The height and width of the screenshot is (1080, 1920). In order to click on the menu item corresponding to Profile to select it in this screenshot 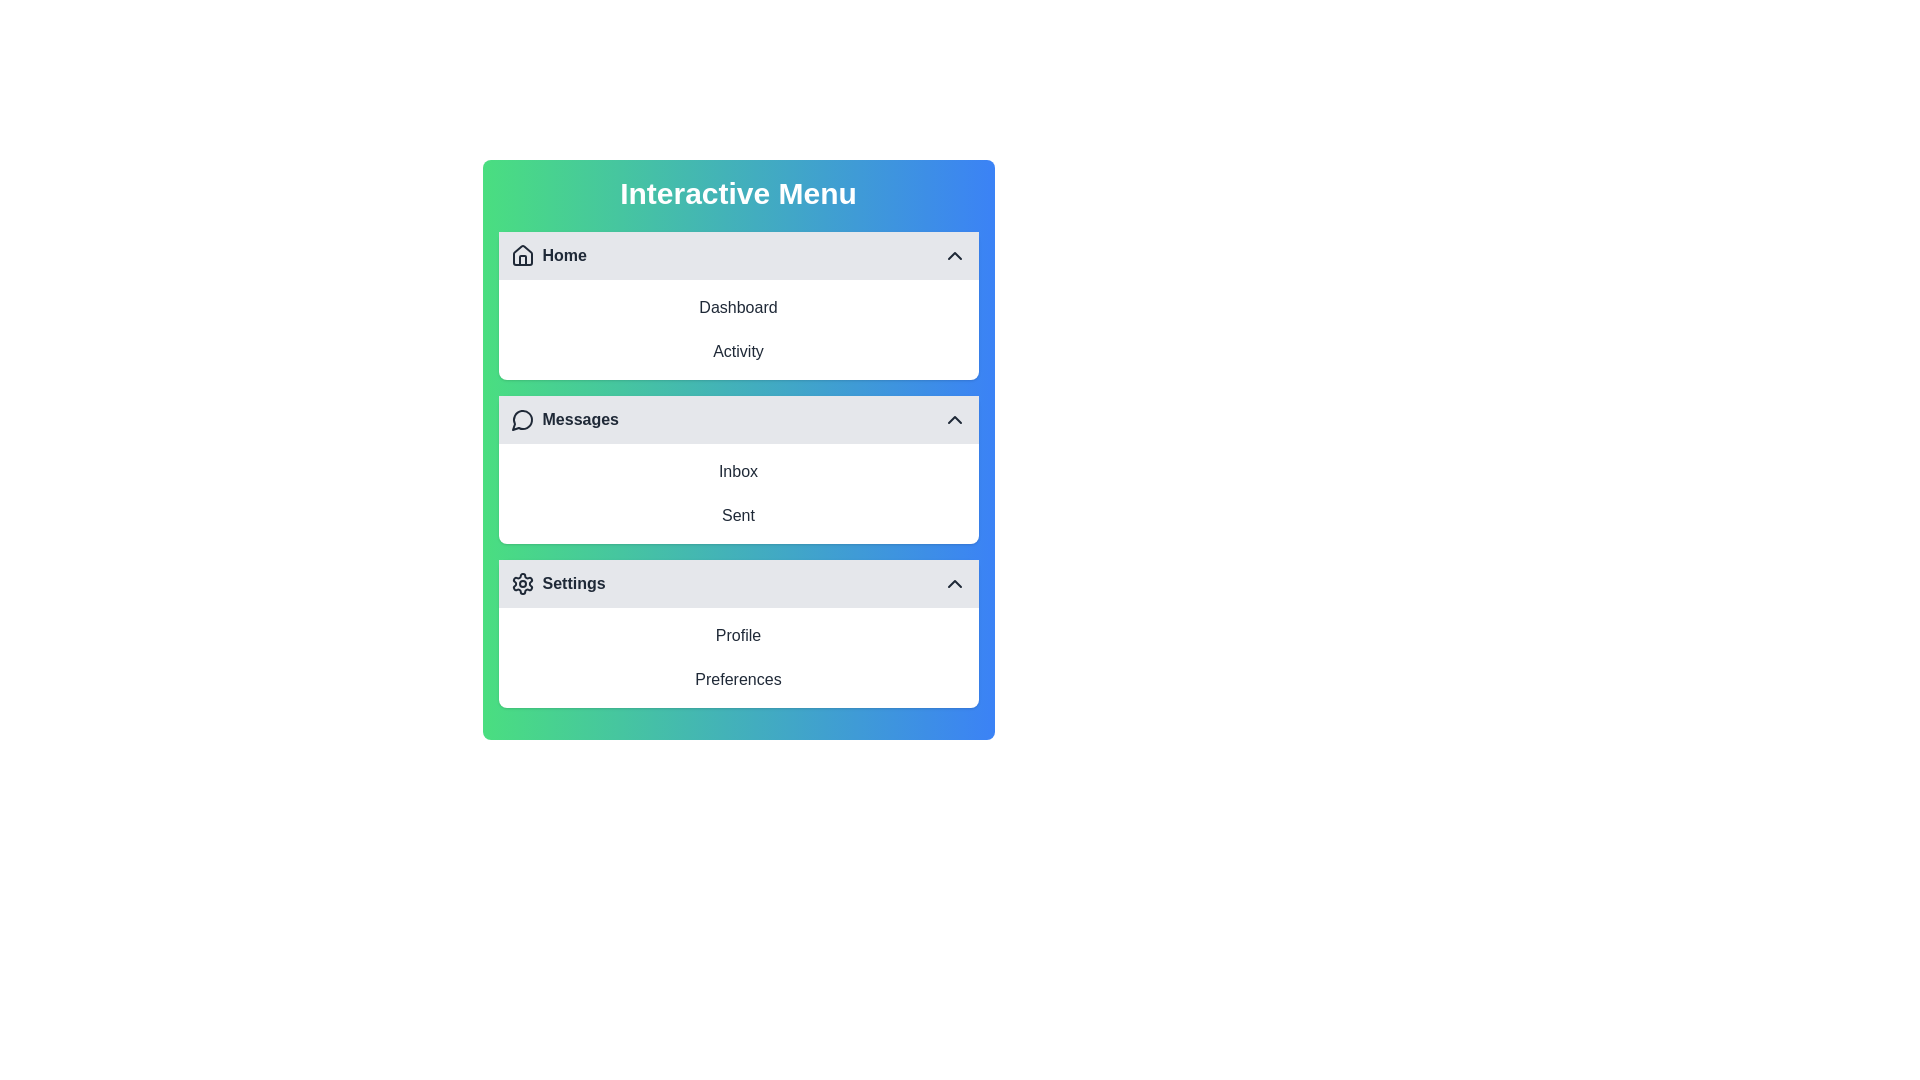, I will do `click(737, 636)`.